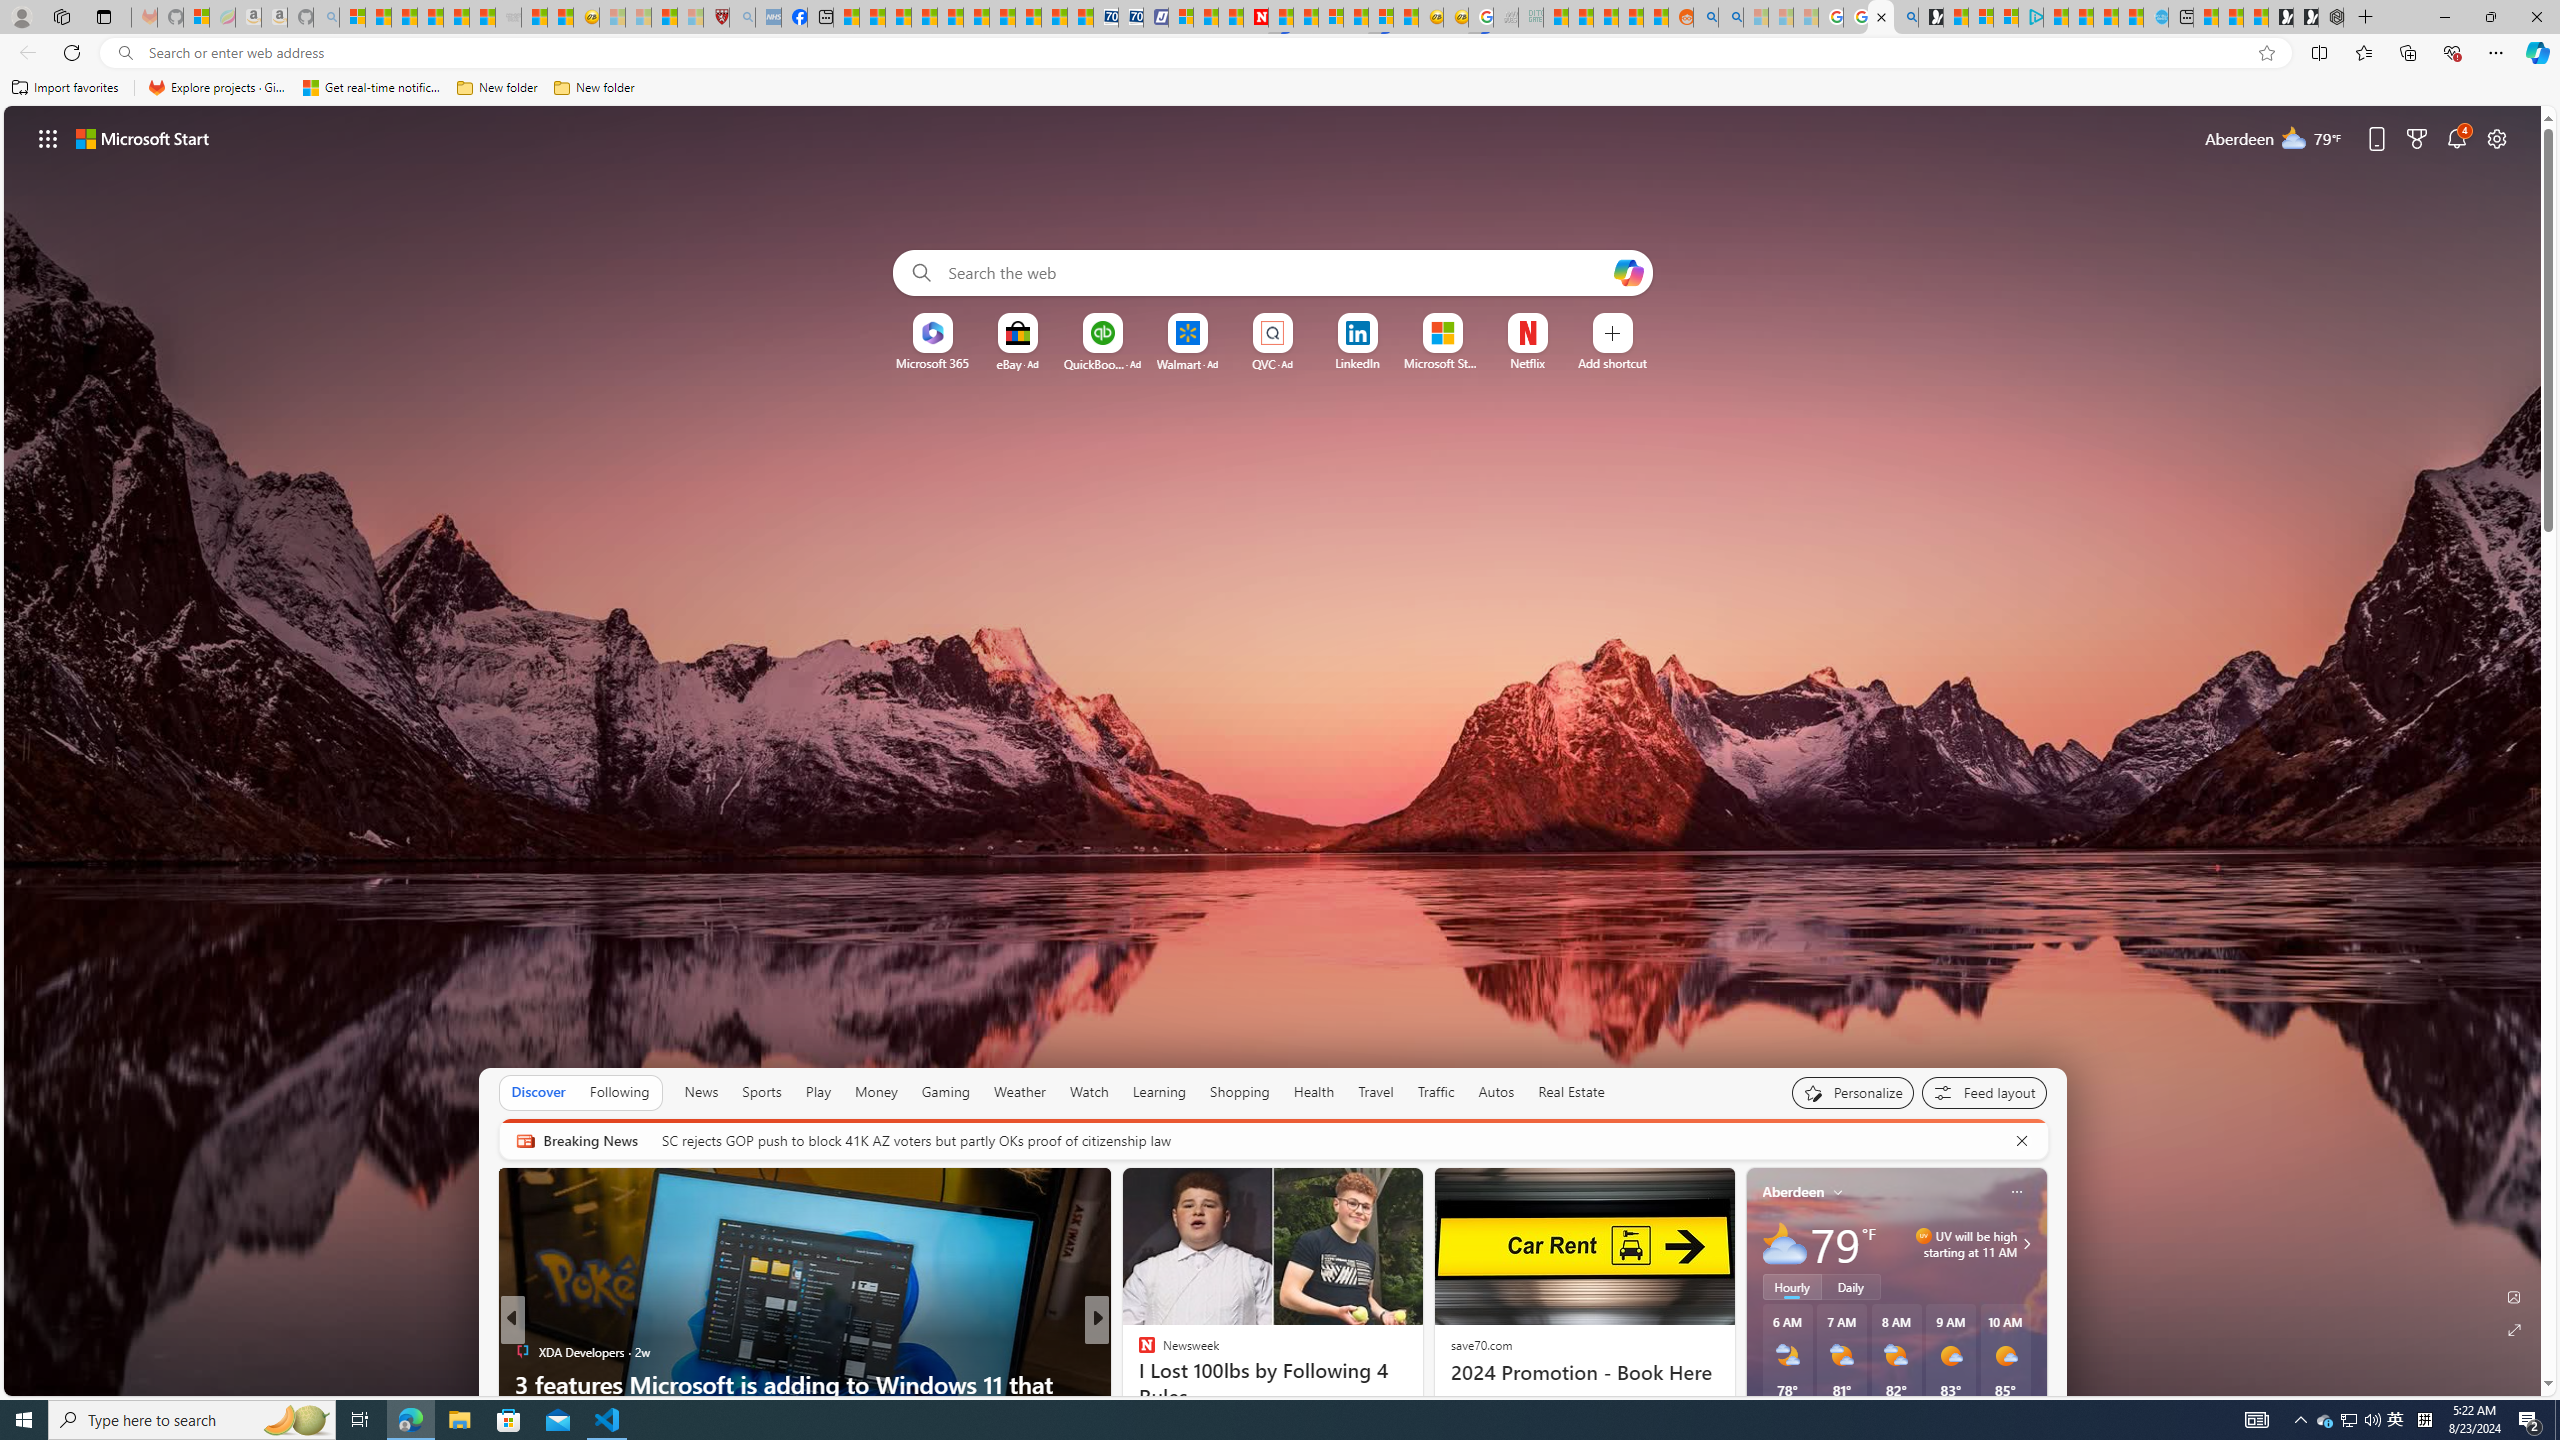  Describe the element at coordinates (1239, 1091) in the screenshot. I see `'Shopping'` at that location.